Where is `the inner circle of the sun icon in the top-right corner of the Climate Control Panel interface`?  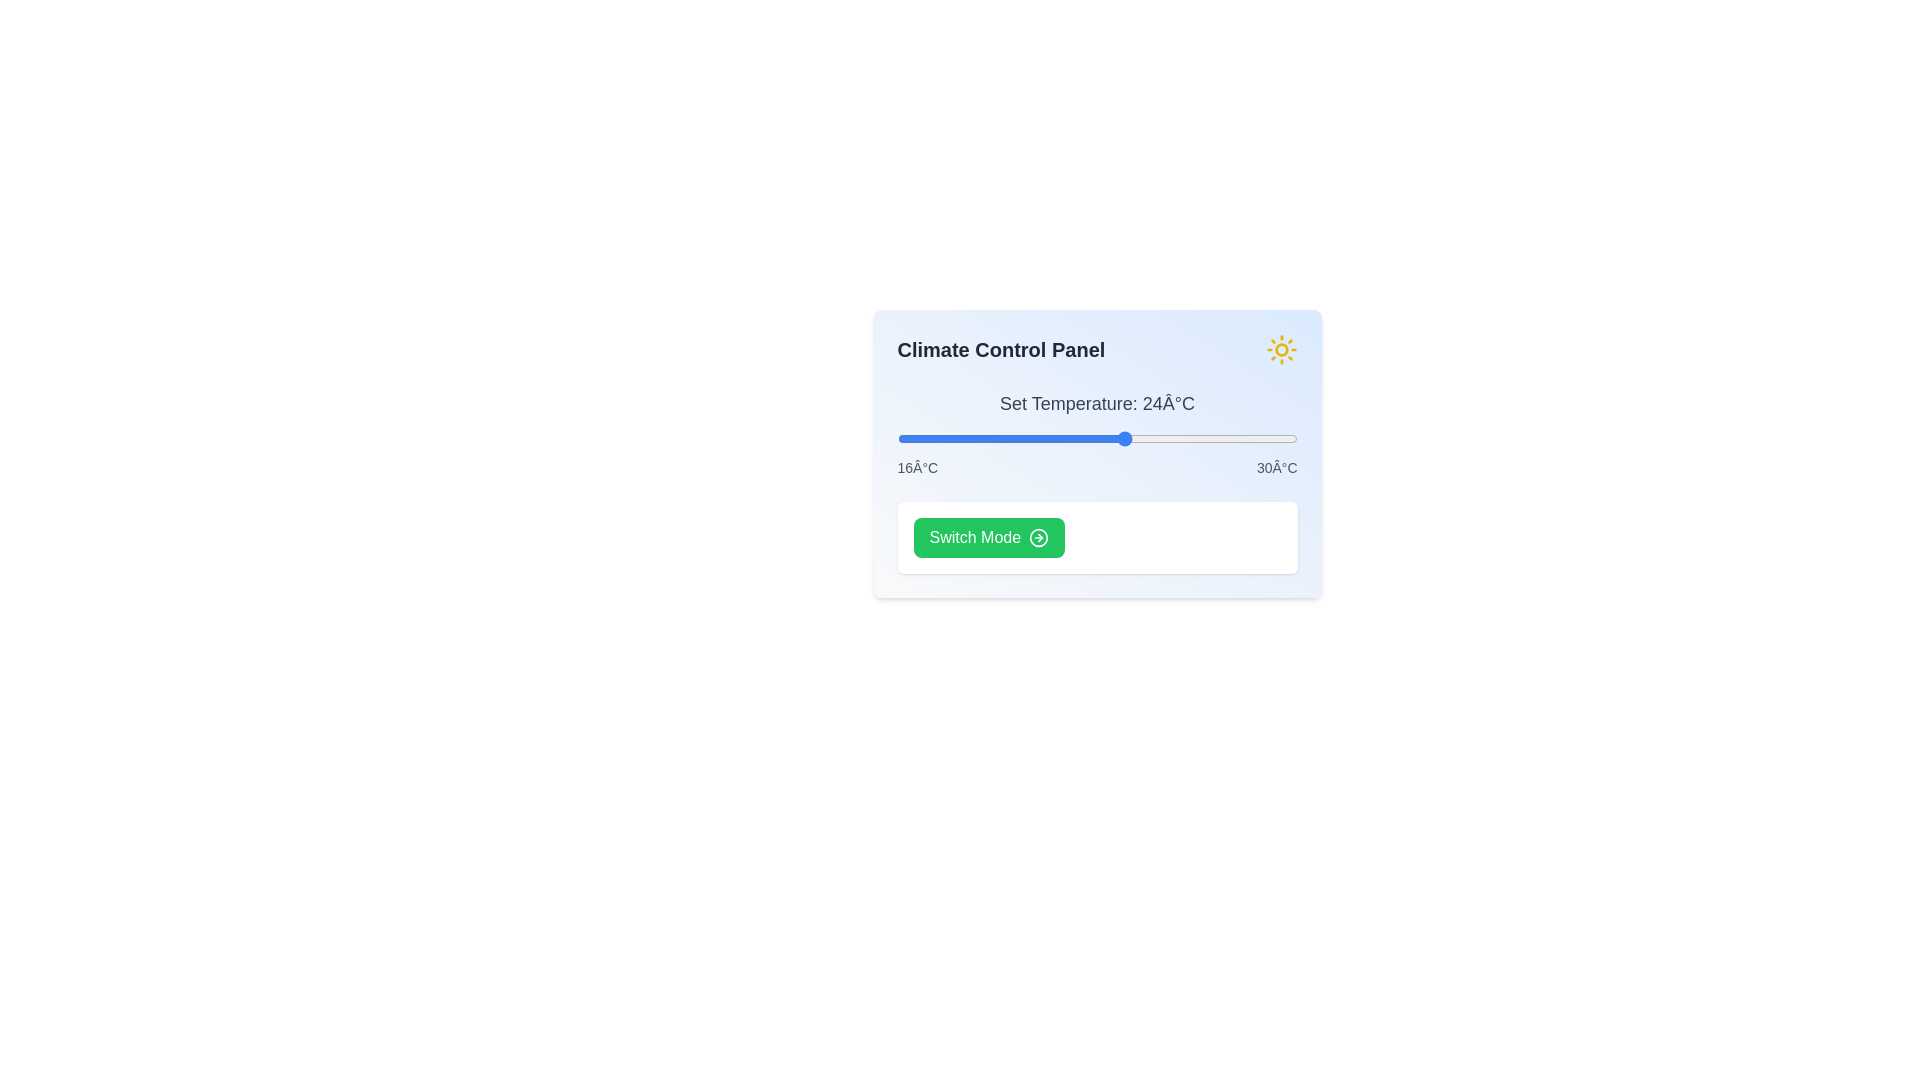 the inner circle of the sun icon in the top-right corner of the Climate Control Panel interface is located at coordinates (1281, 349).